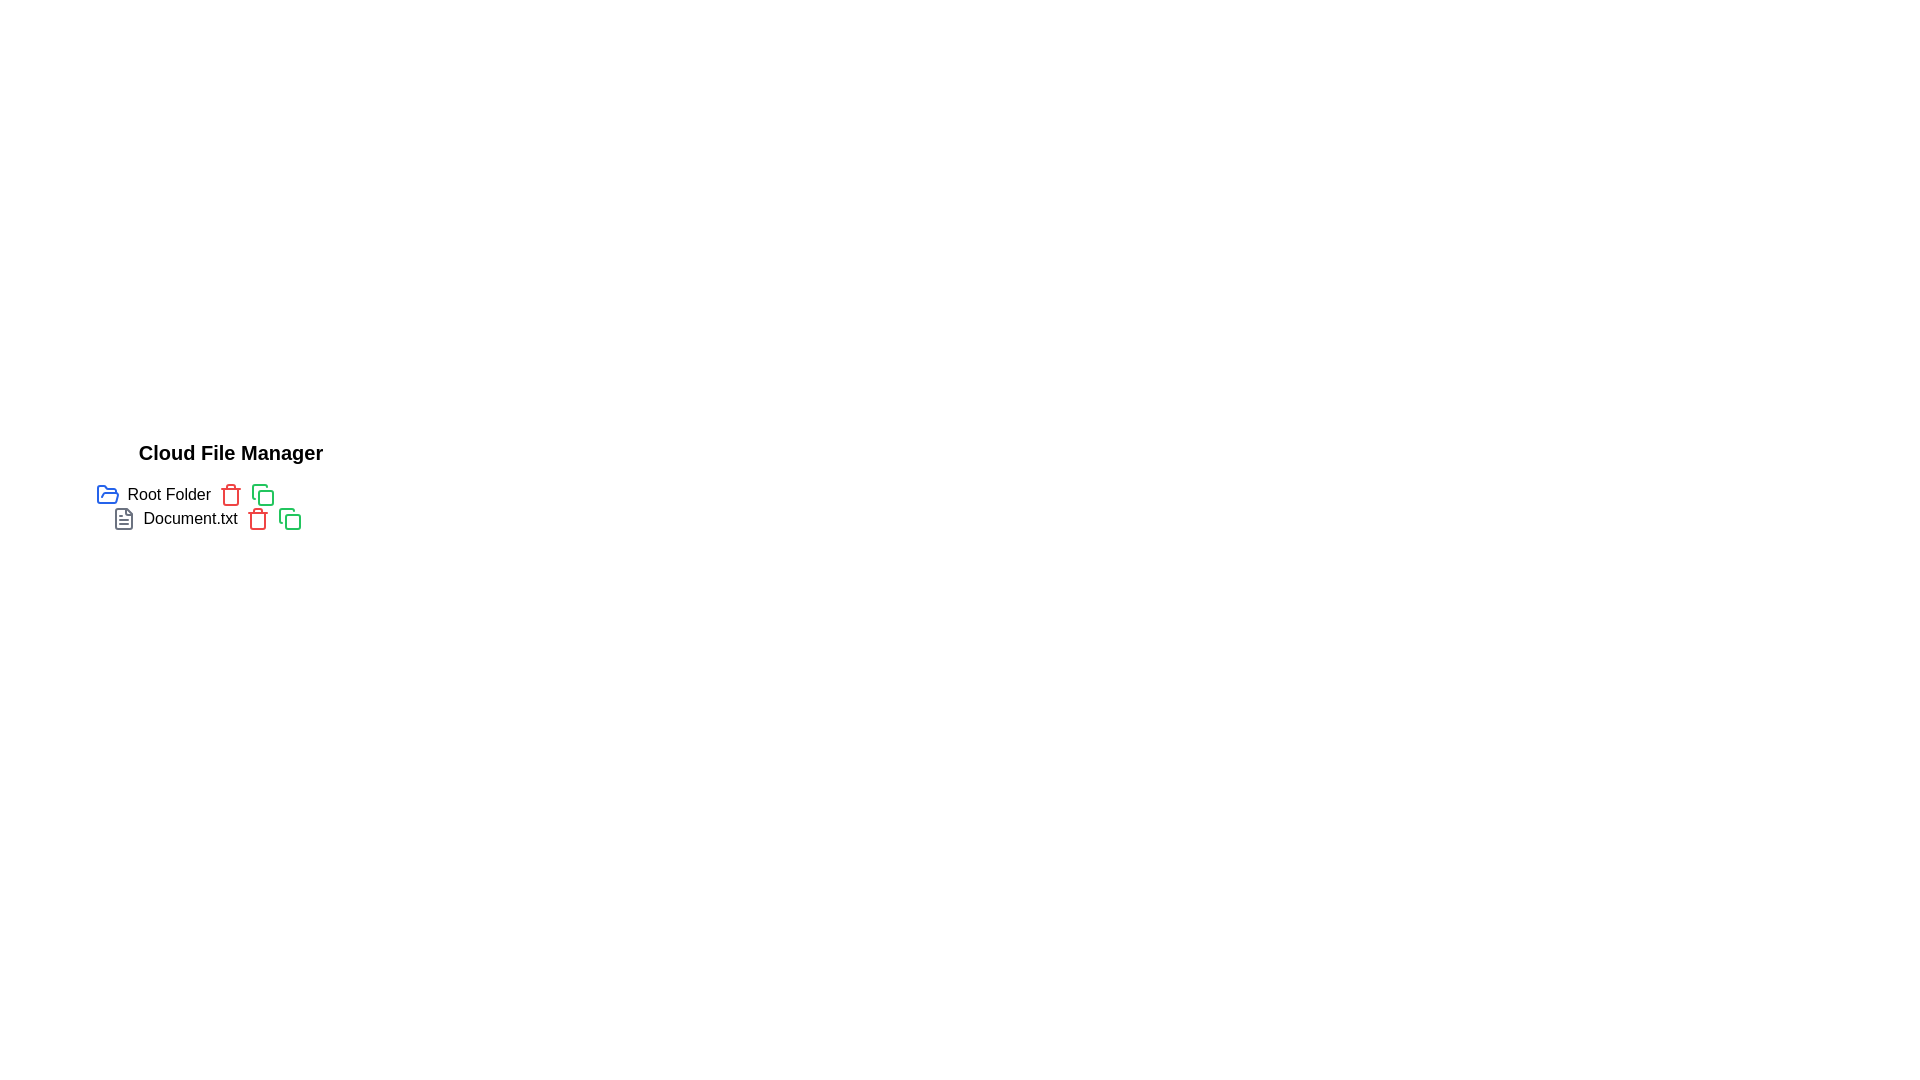 The width and height of the screenshot is (1920, 1080). I want to click on the copy icon for 'Document.txt', so click(288, 518).